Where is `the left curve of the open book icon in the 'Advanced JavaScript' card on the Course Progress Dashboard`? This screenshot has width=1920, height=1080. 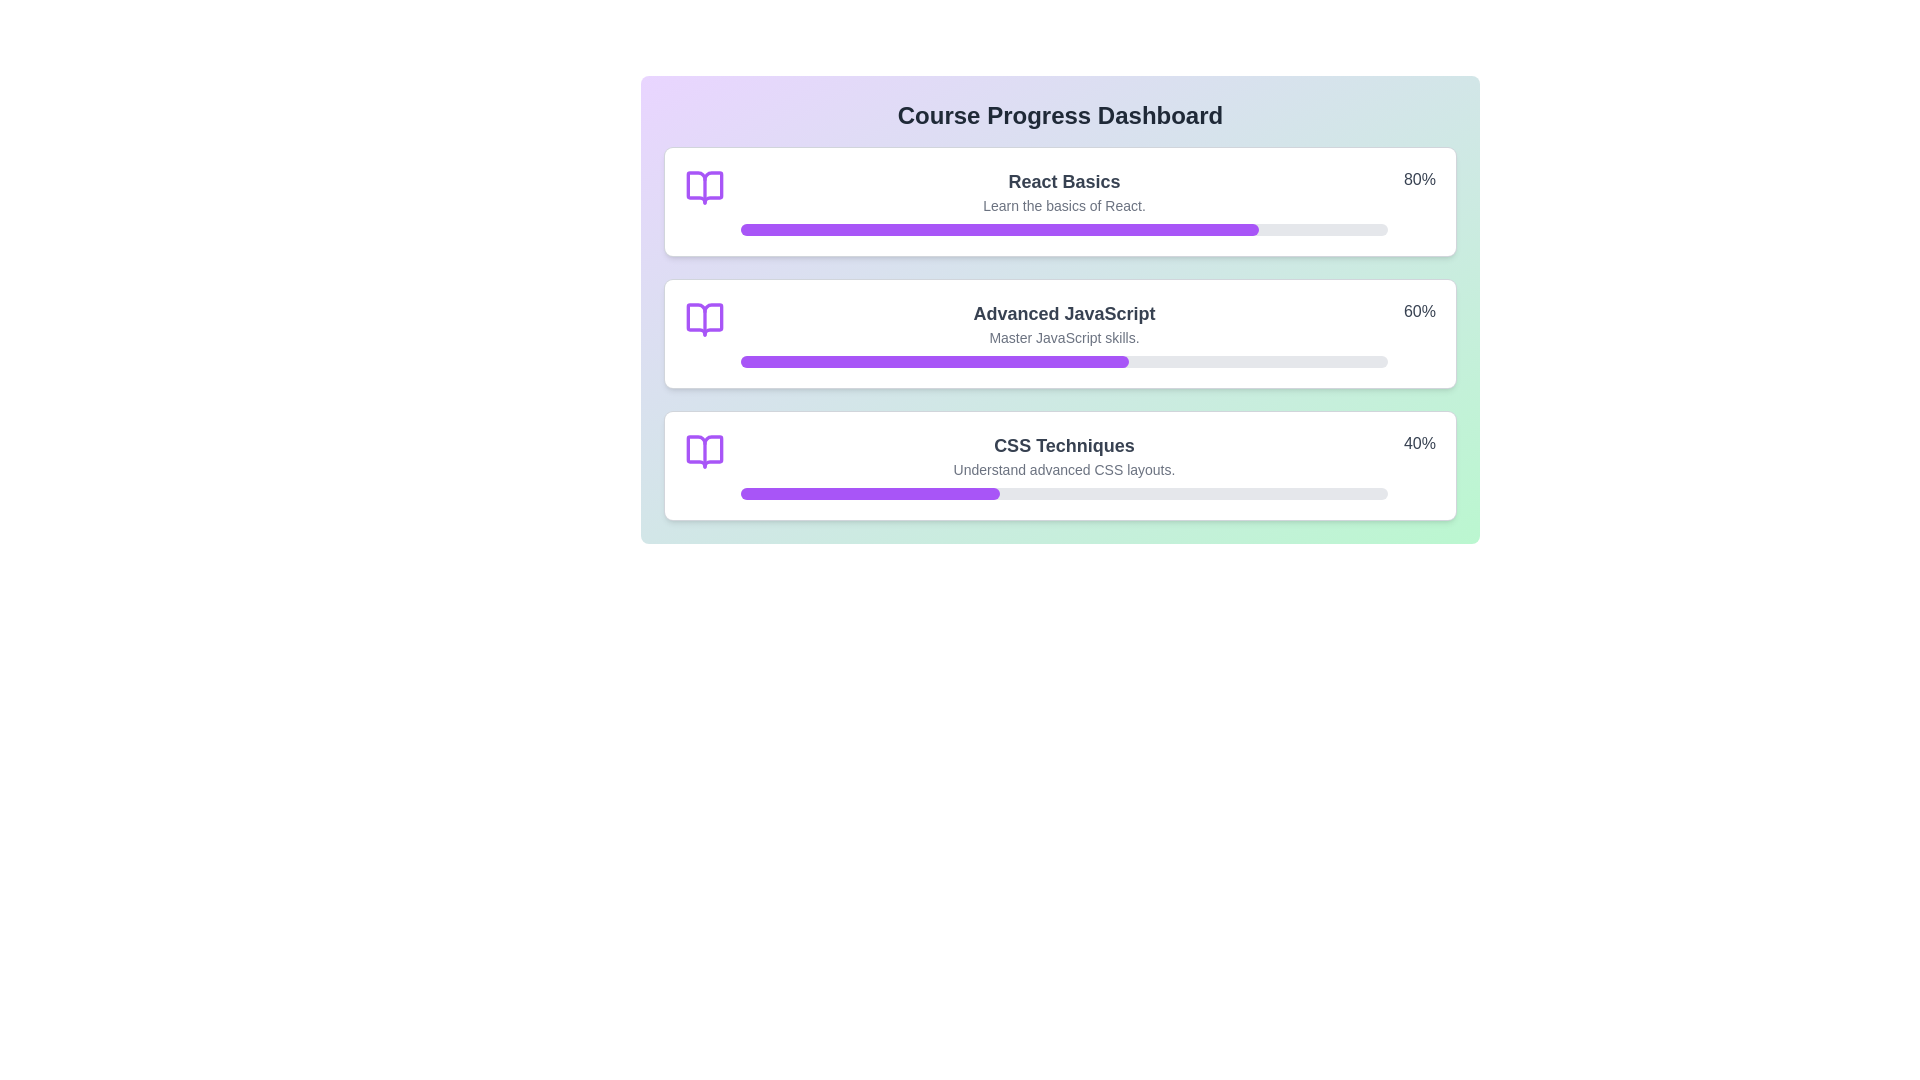 the left curve of the open book icon in the 'Advanced JavaScript' card on the Course Progress Dashboard is located at coordinates (705, 319).